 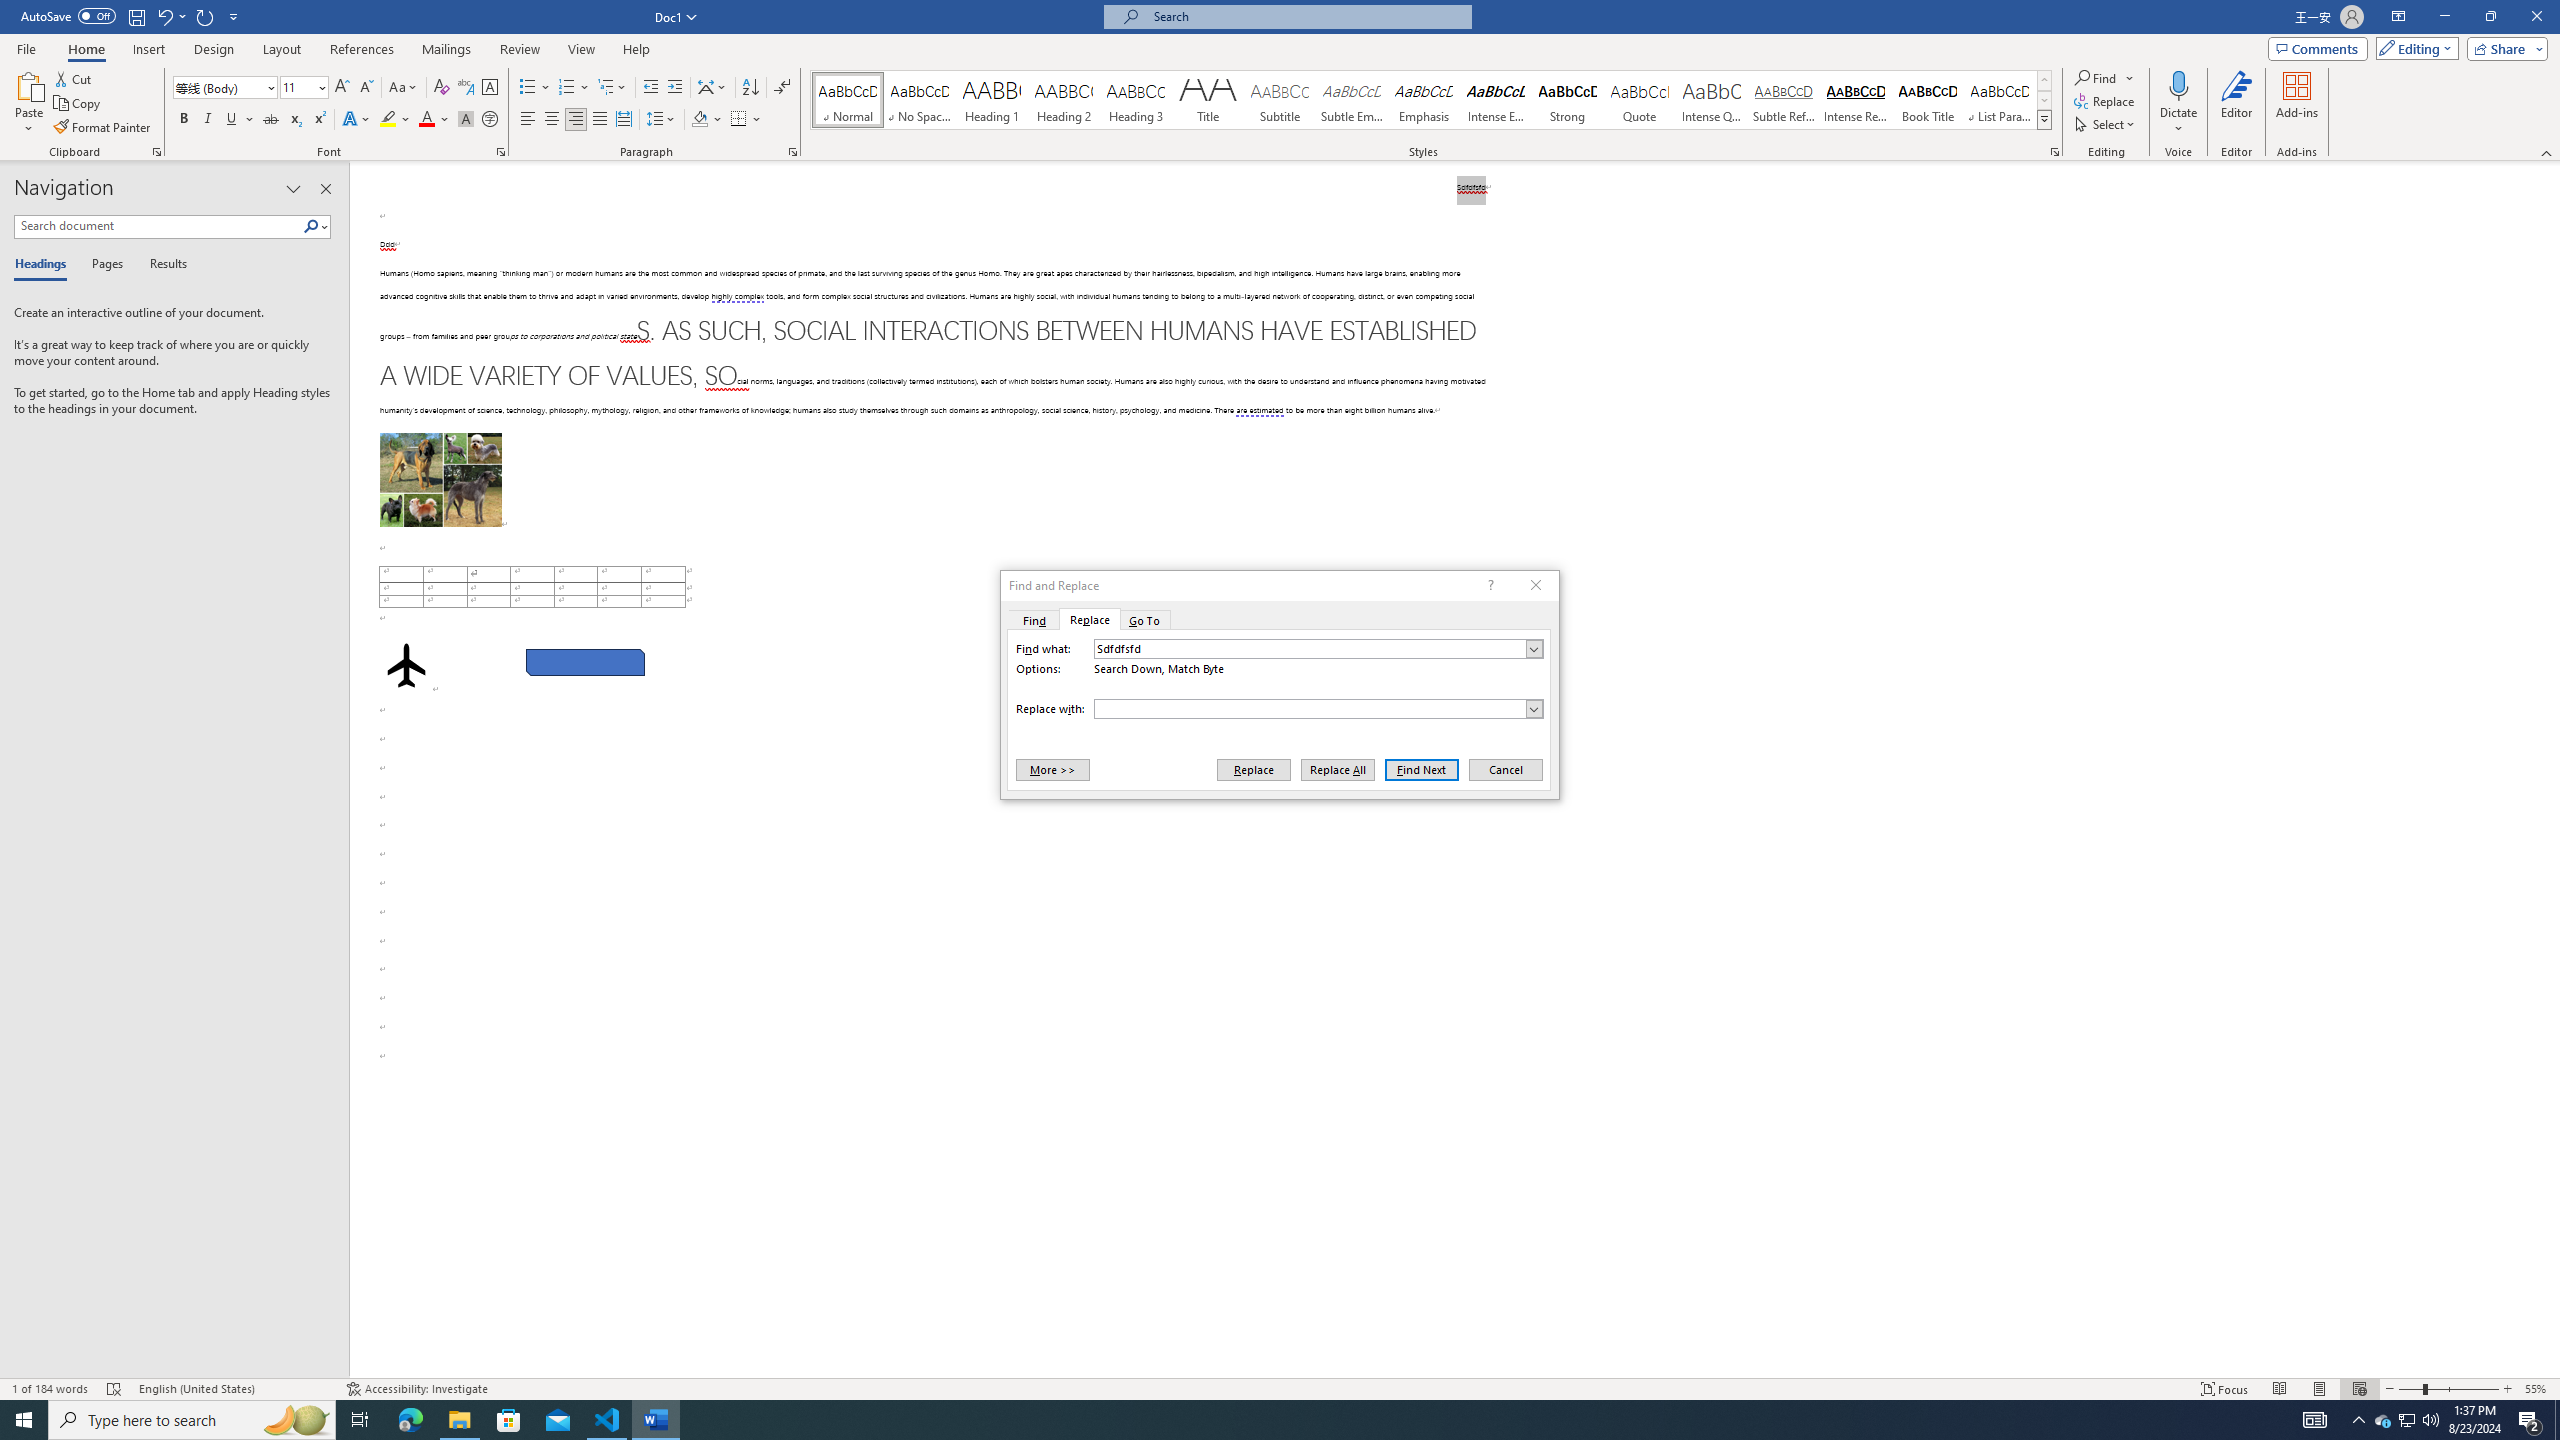 What do you see at coordinates (2106, 122) in the screenshot?
I see `'Select'` at bounding box center [2106, 122].